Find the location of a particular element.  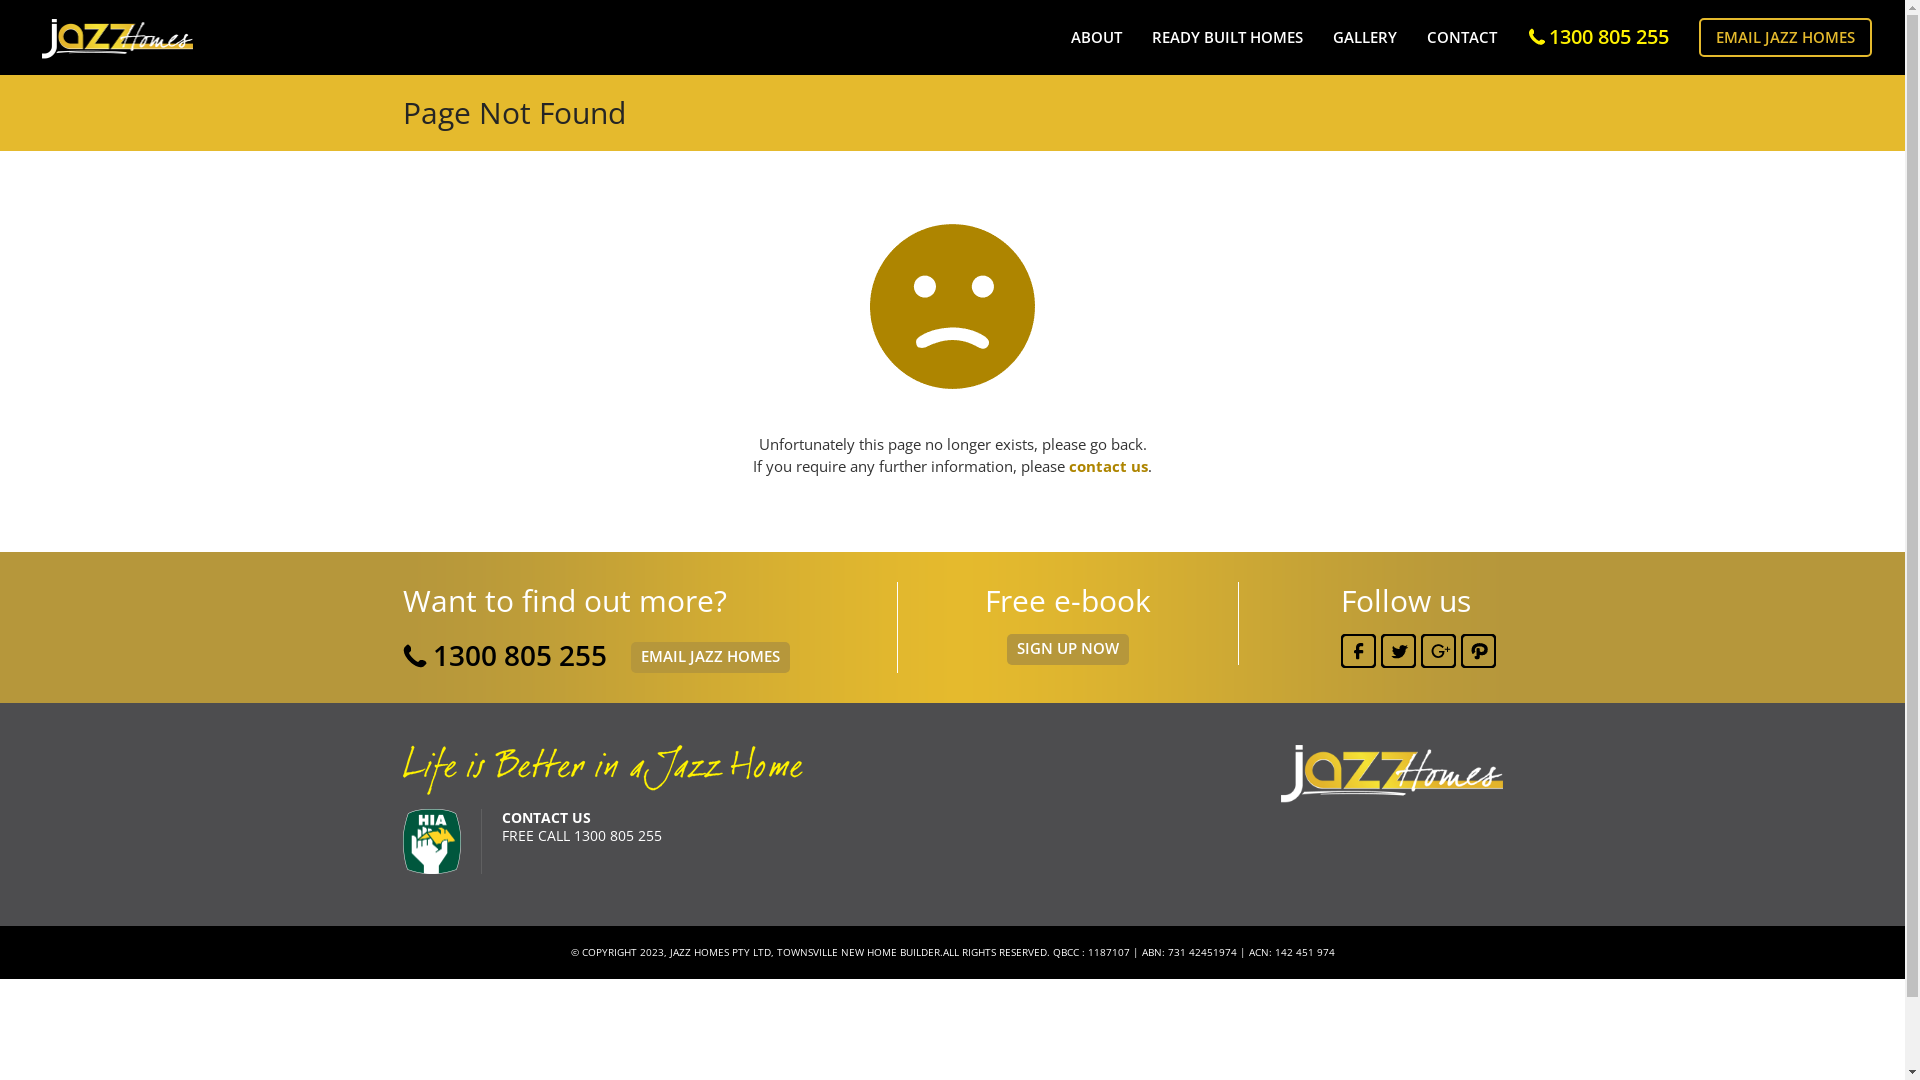

'EMAIL JAZZ HOMES' is located at coordinates (709, 657).